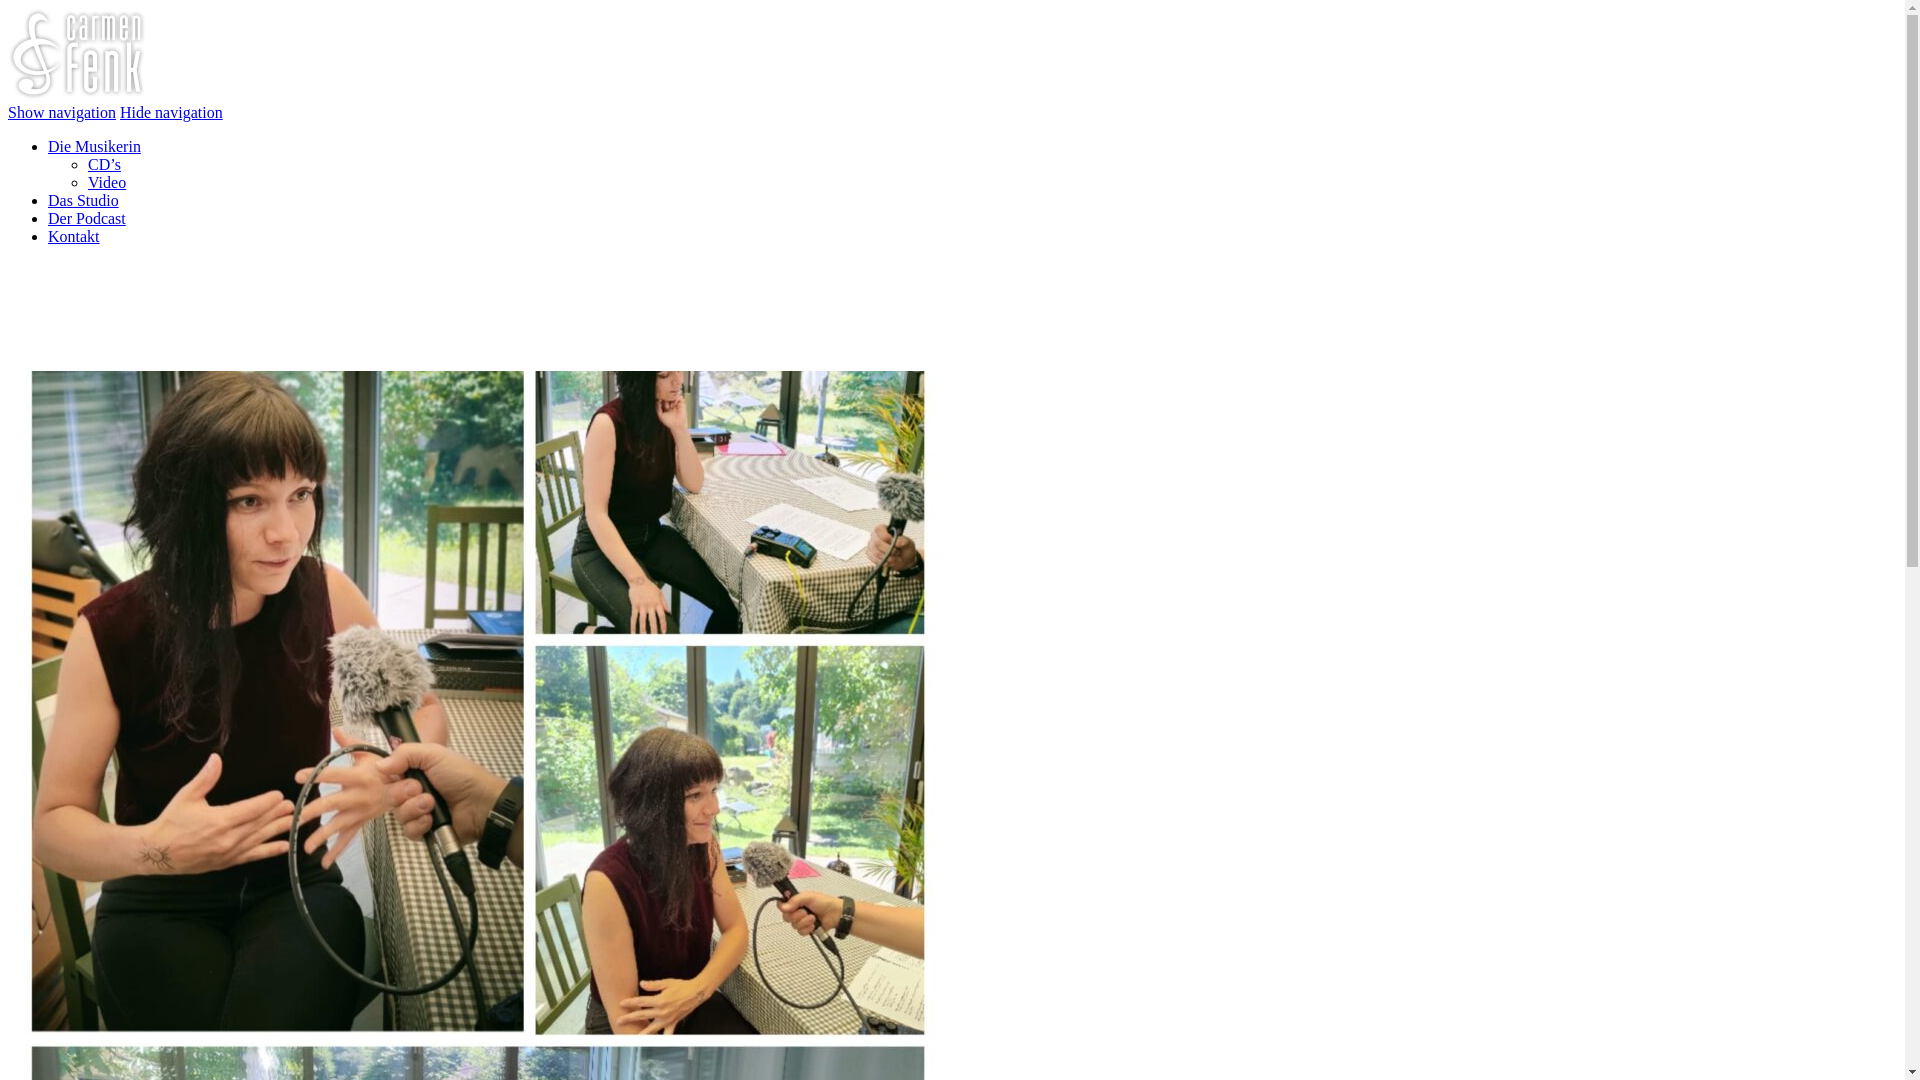 This screenshot has height=1080, width=1920. I want to click on 'Der Podcast', so click(48, 218).